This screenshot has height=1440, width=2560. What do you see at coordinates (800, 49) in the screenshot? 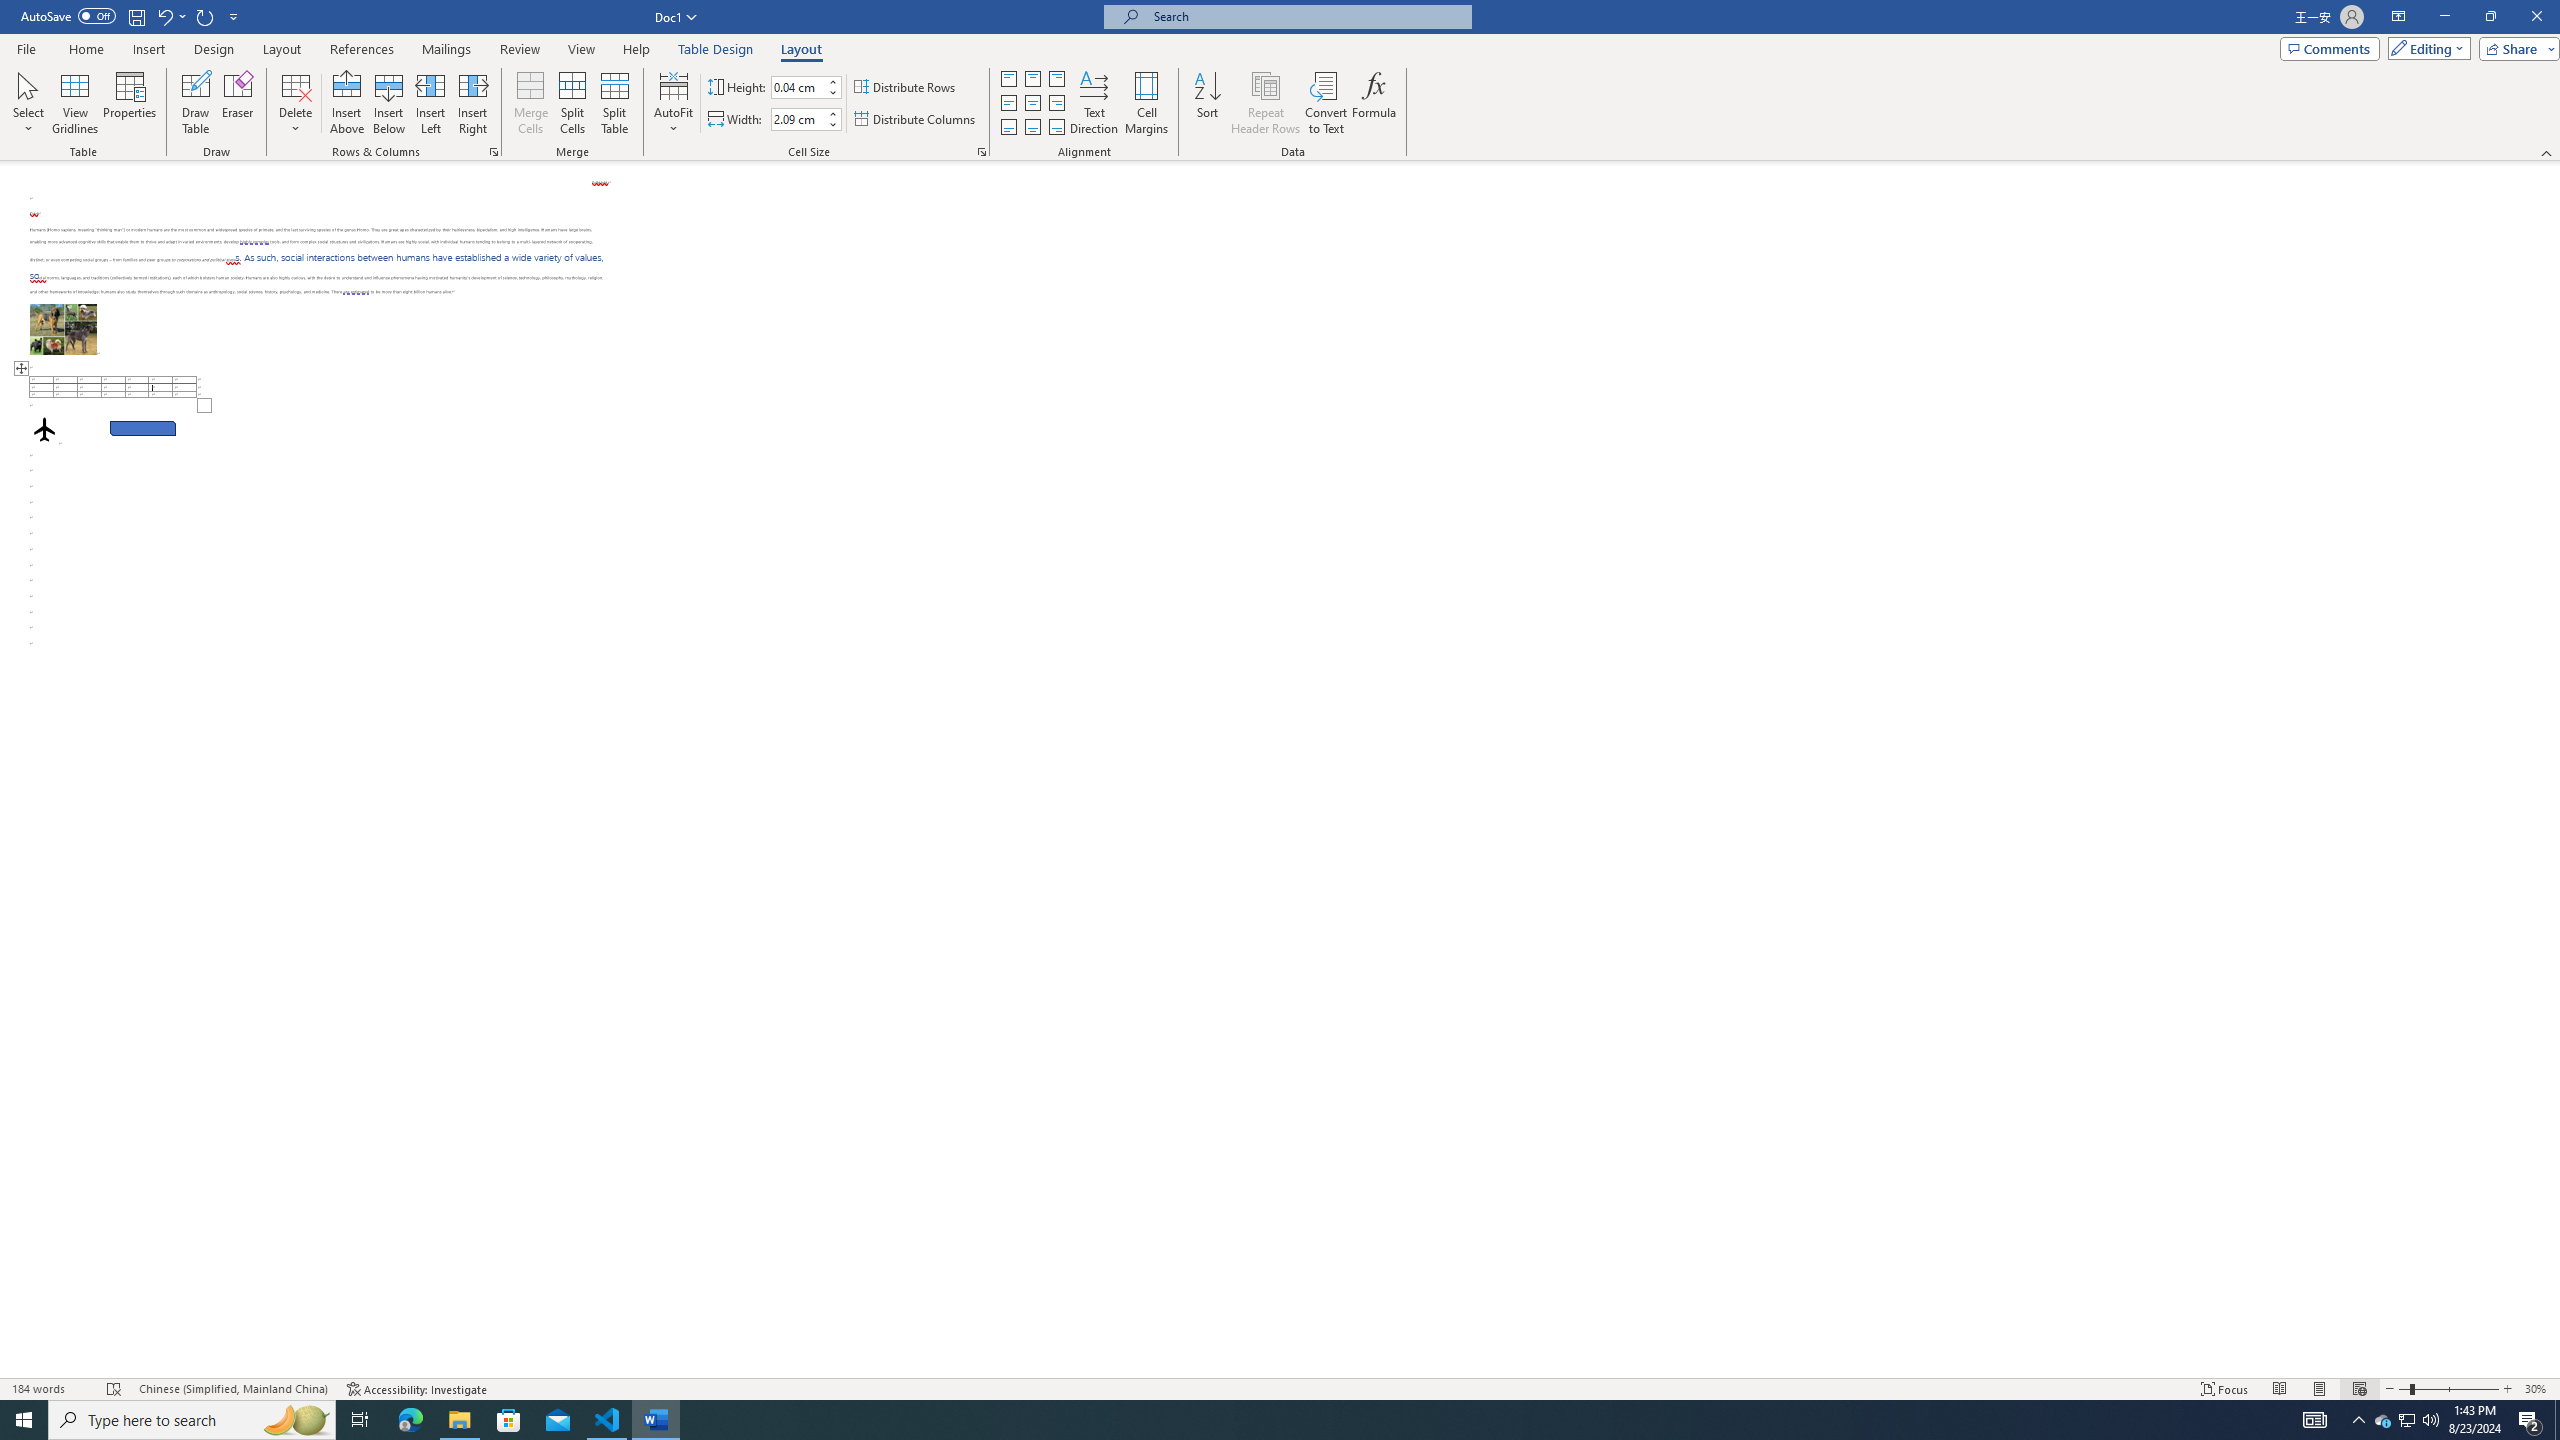
I see `'Layout'` at bounding box center [800, 49].